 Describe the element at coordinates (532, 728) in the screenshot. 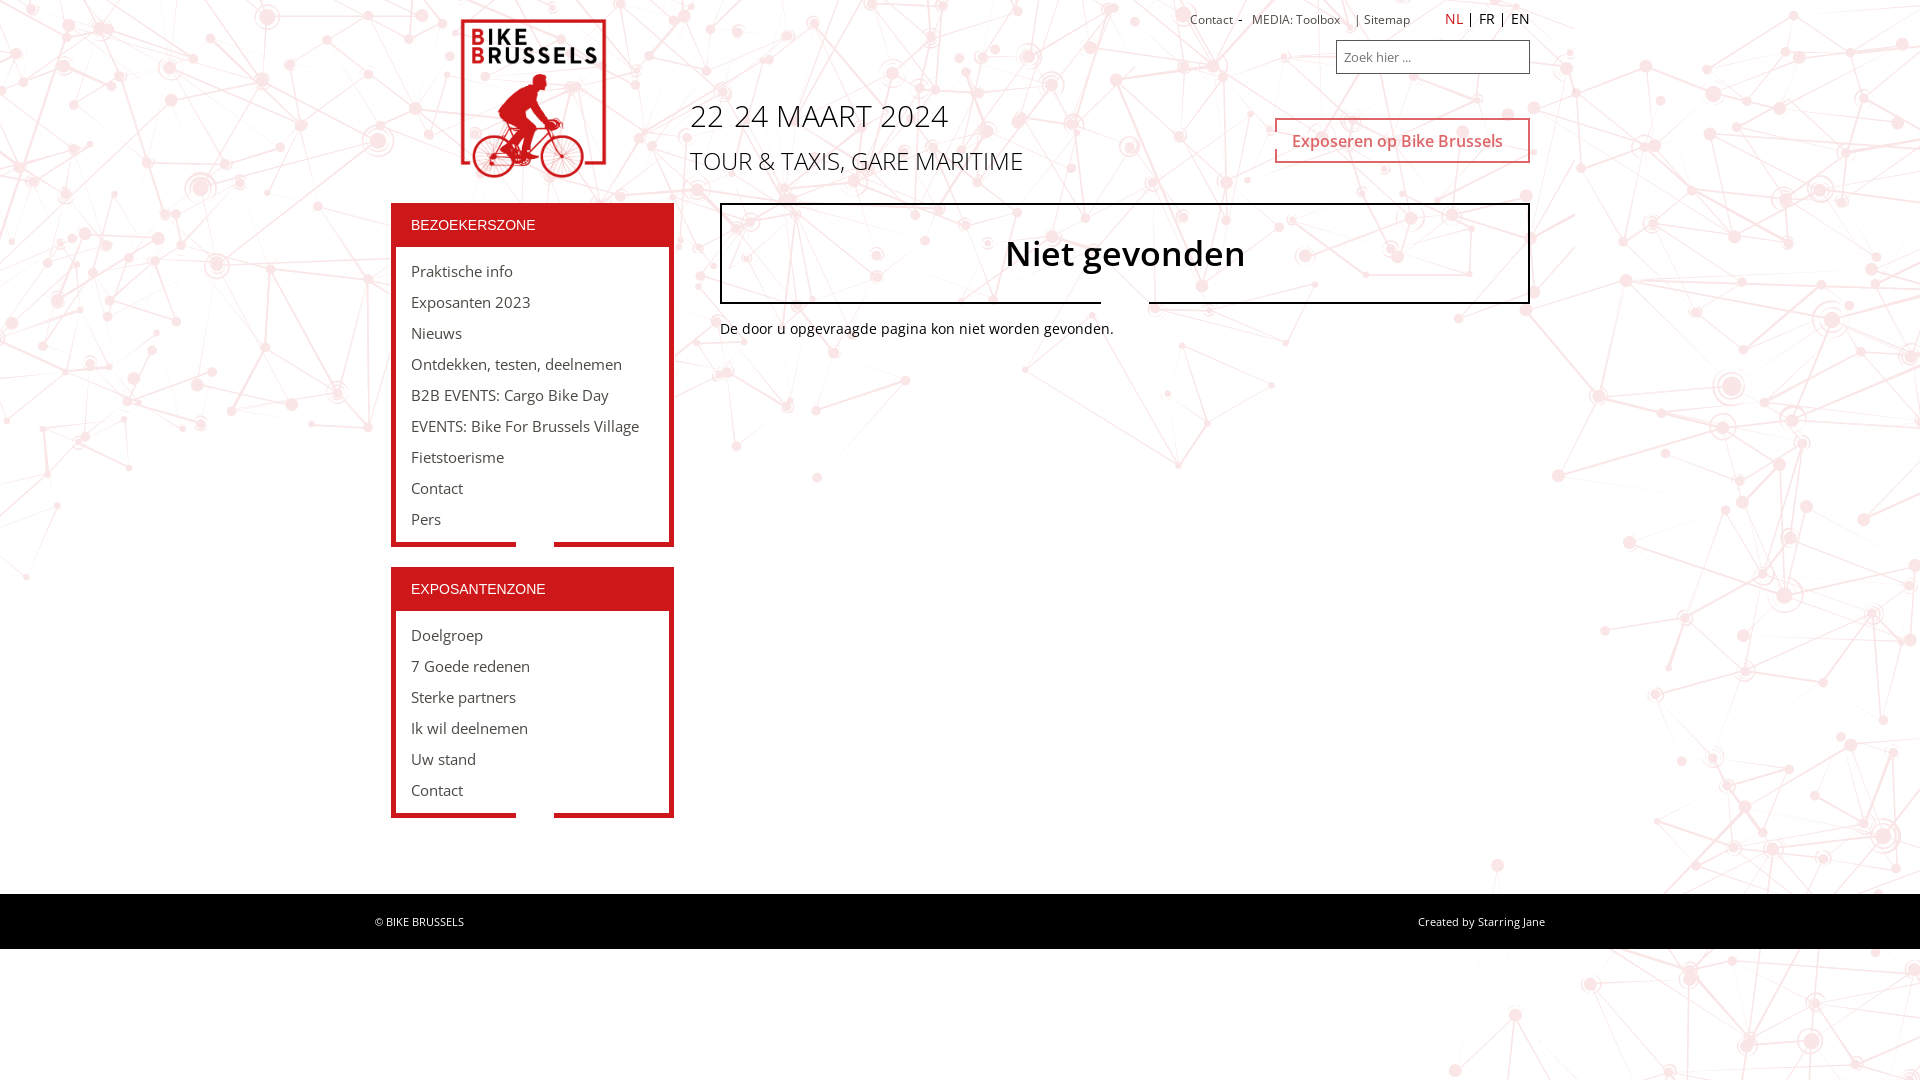

I see `'Ik wil deelnemen'` at that location.